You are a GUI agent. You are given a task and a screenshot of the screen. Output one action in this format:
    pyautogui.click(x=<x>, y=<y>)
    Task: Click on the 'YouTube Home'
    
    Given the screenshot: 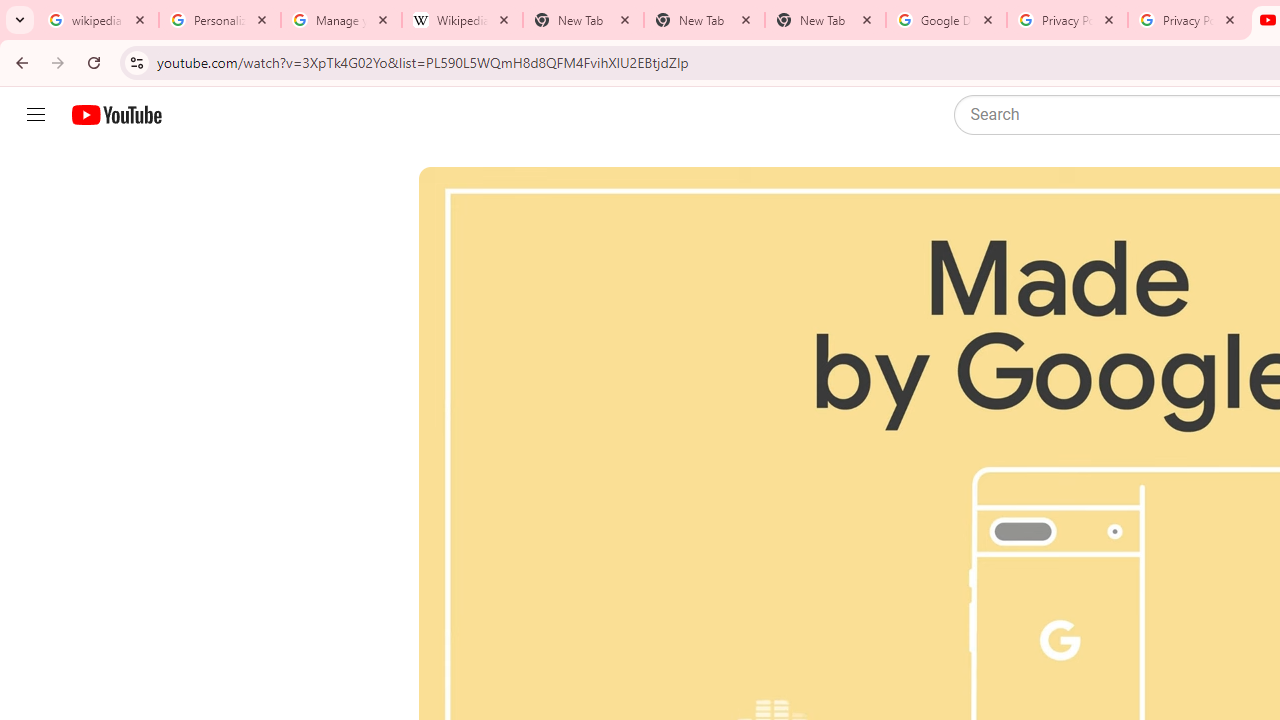 What is the action you would take?
    pyautogui.click(x=115, y=115)
    